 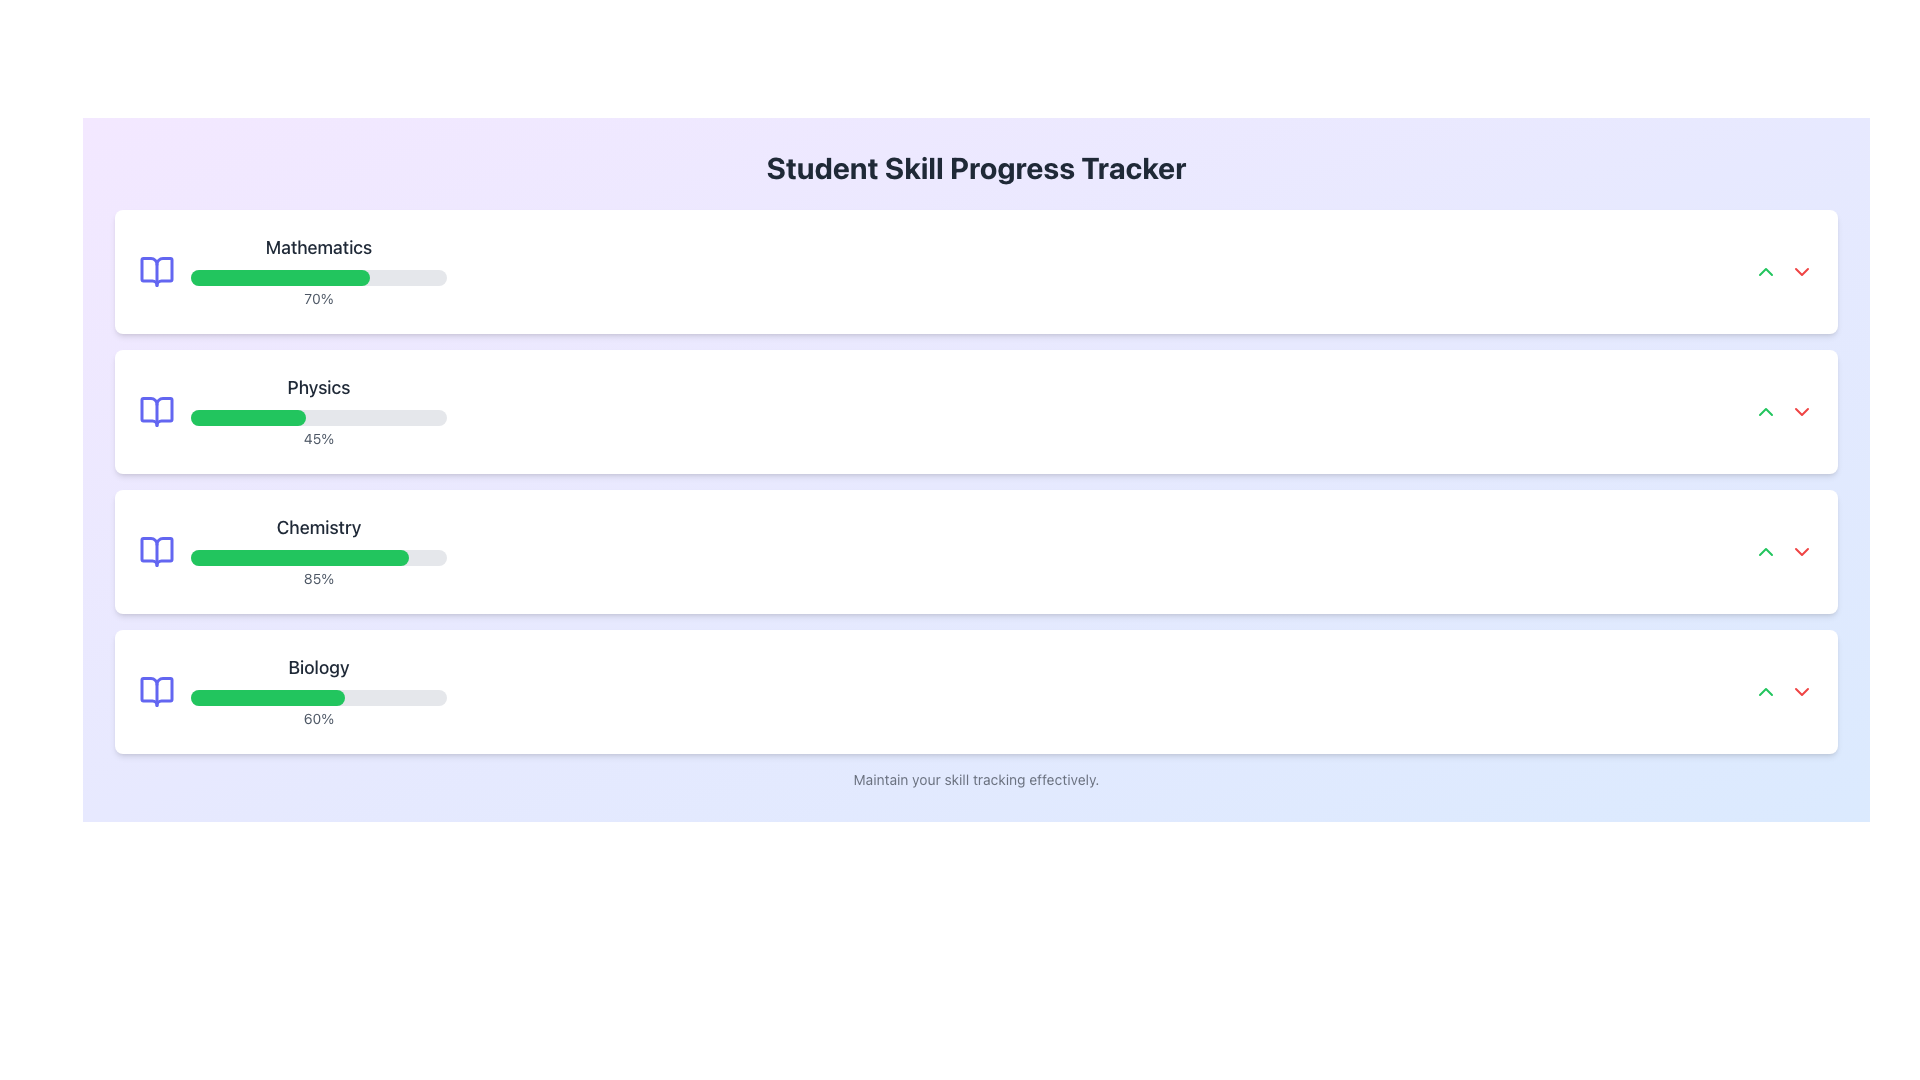 What do you see at coordinates (156, 551) in the screenshot?
I see `the first icon in the row associated with the 'Chemistry' skill tracker section` at bounding box center [156, 551].